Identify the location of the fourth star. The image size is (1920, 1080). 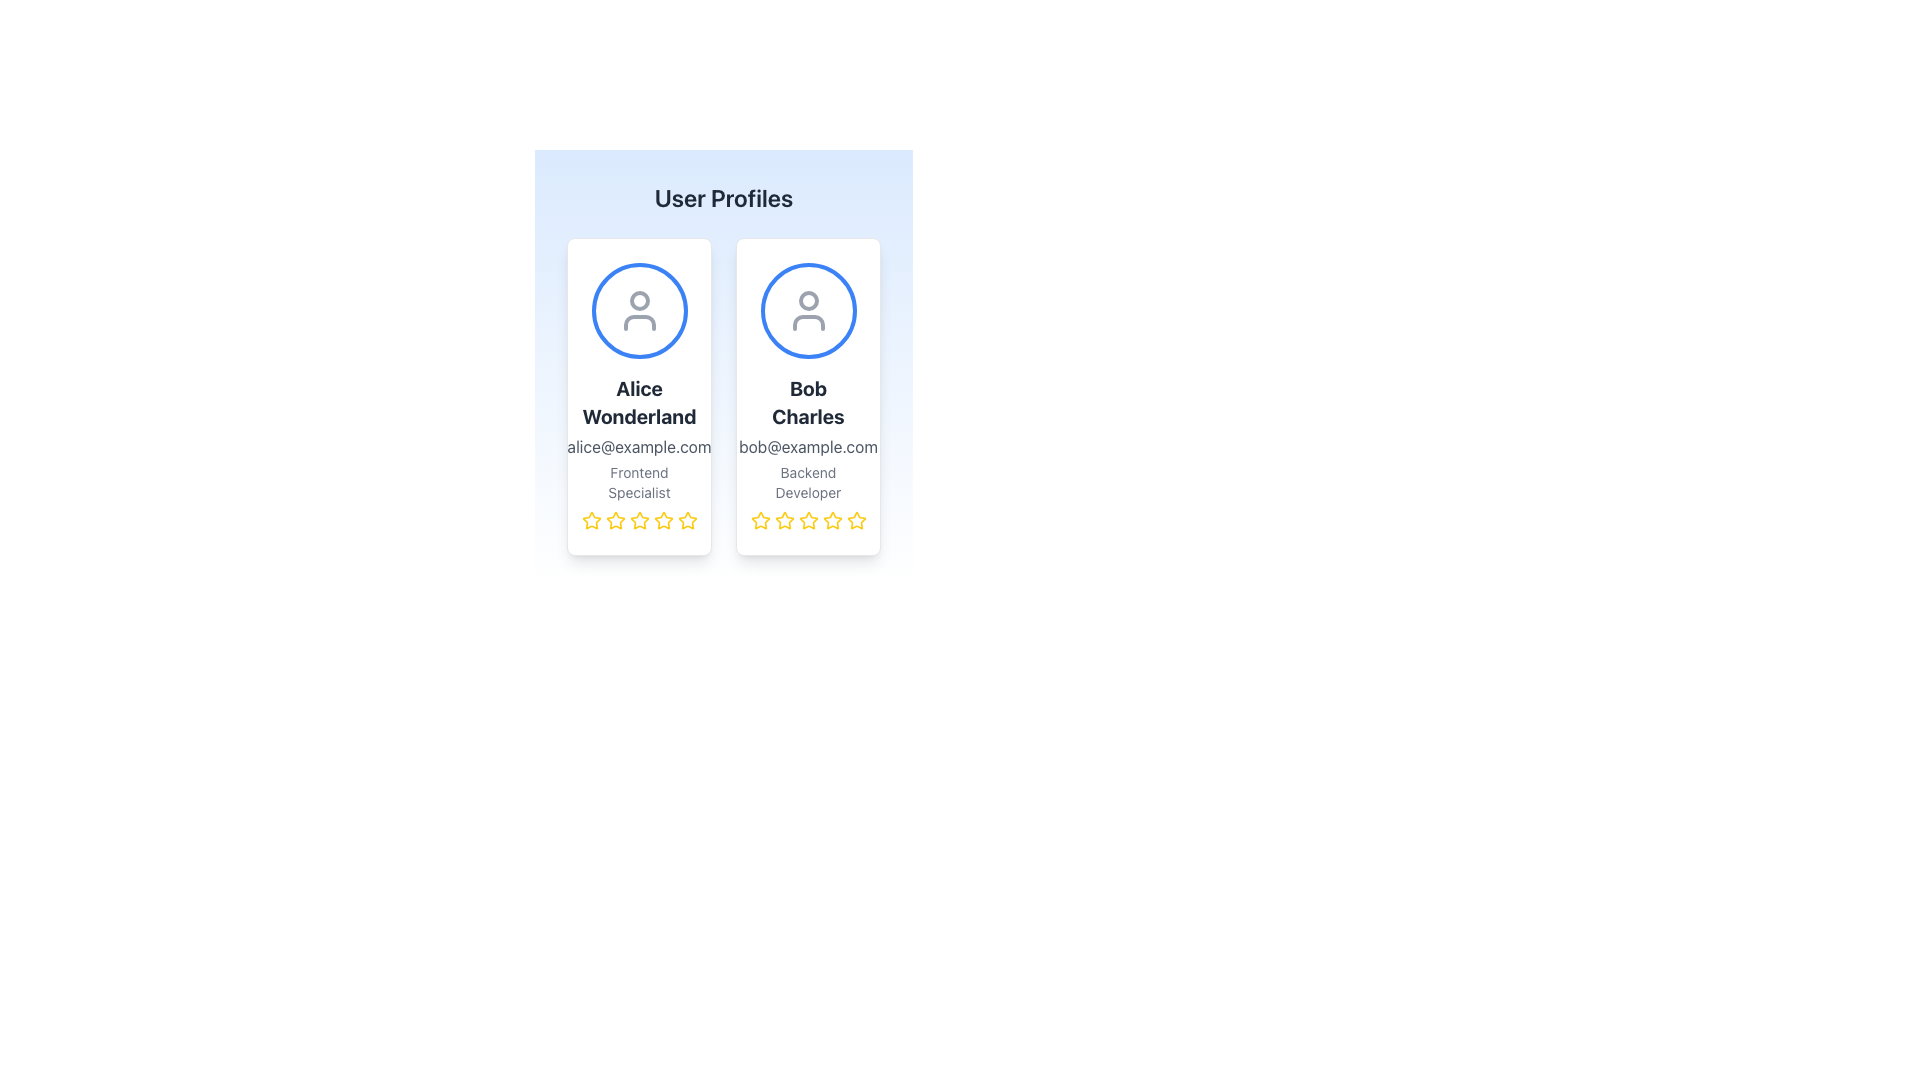
(807, 519).